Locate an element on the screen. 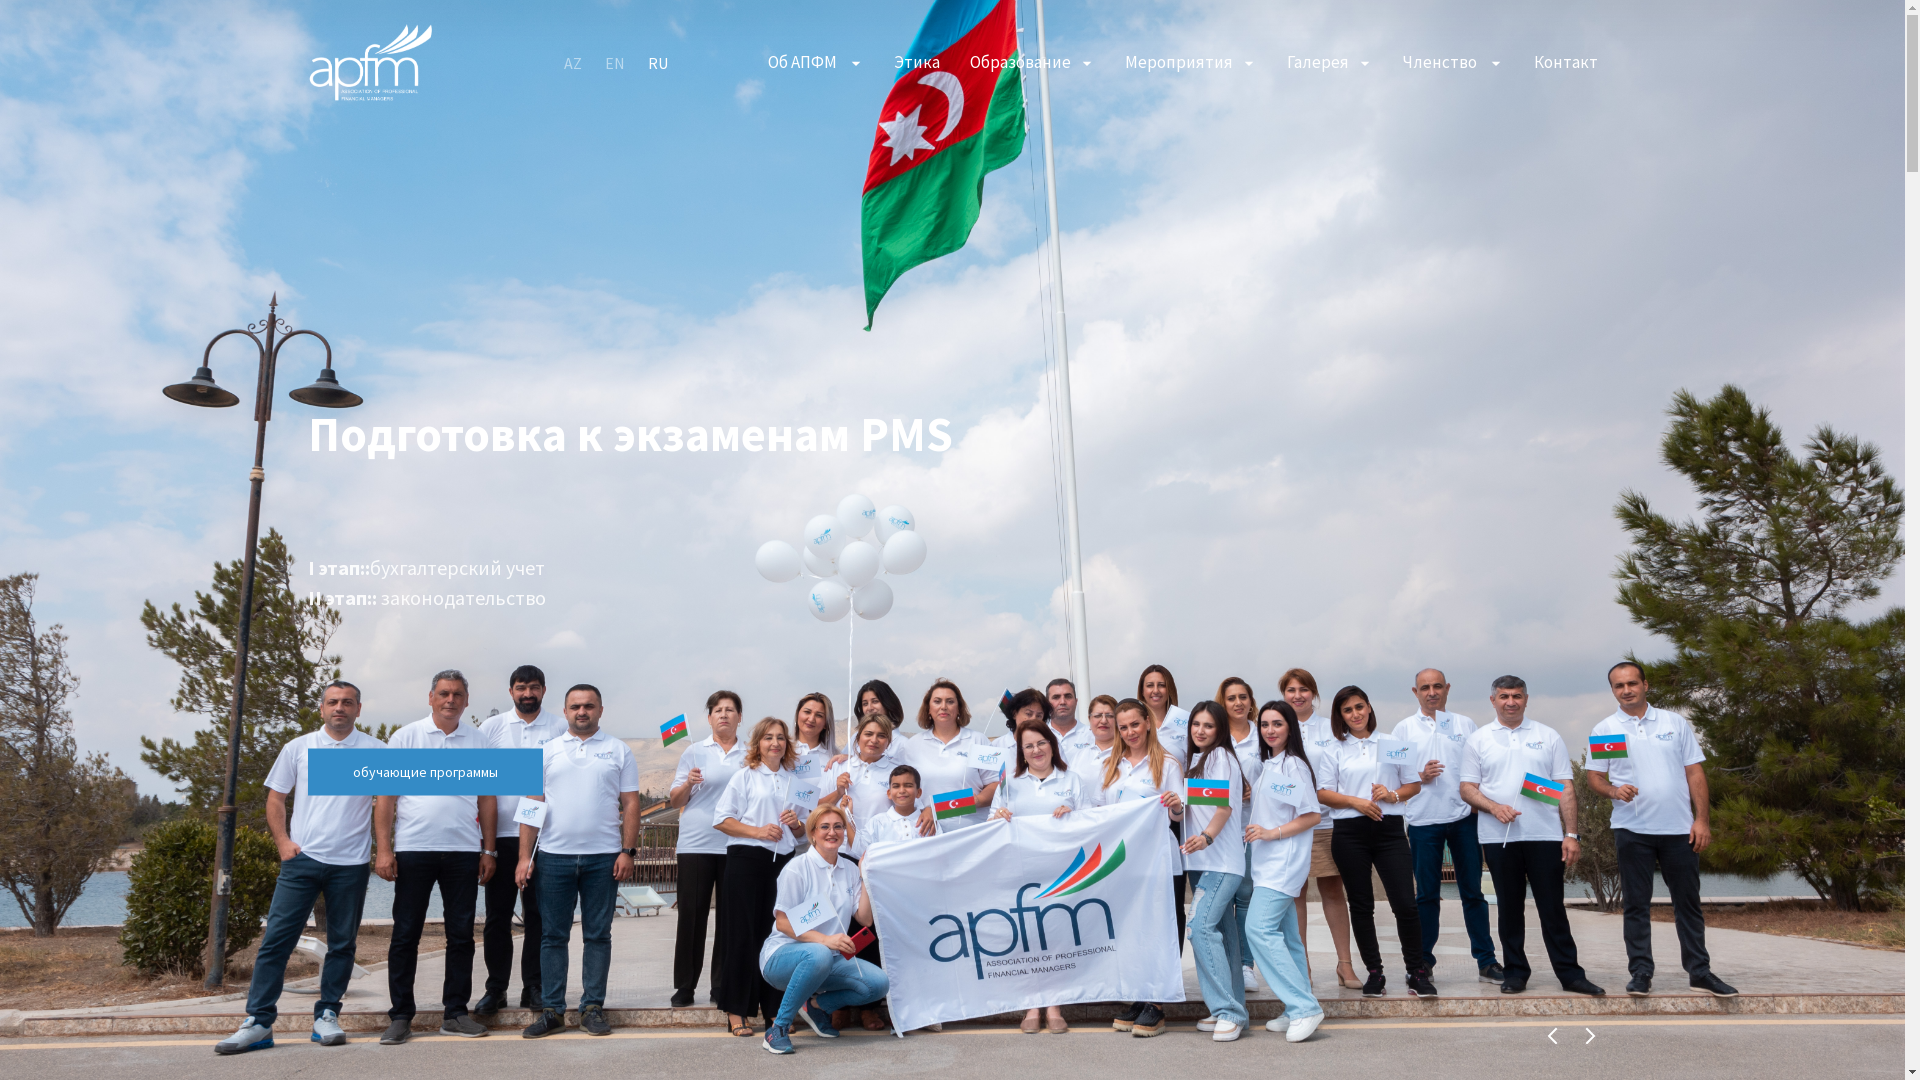 The width and height of the screenshot is (1920, 1080). 'RU' is located at coordinates (657, 61).